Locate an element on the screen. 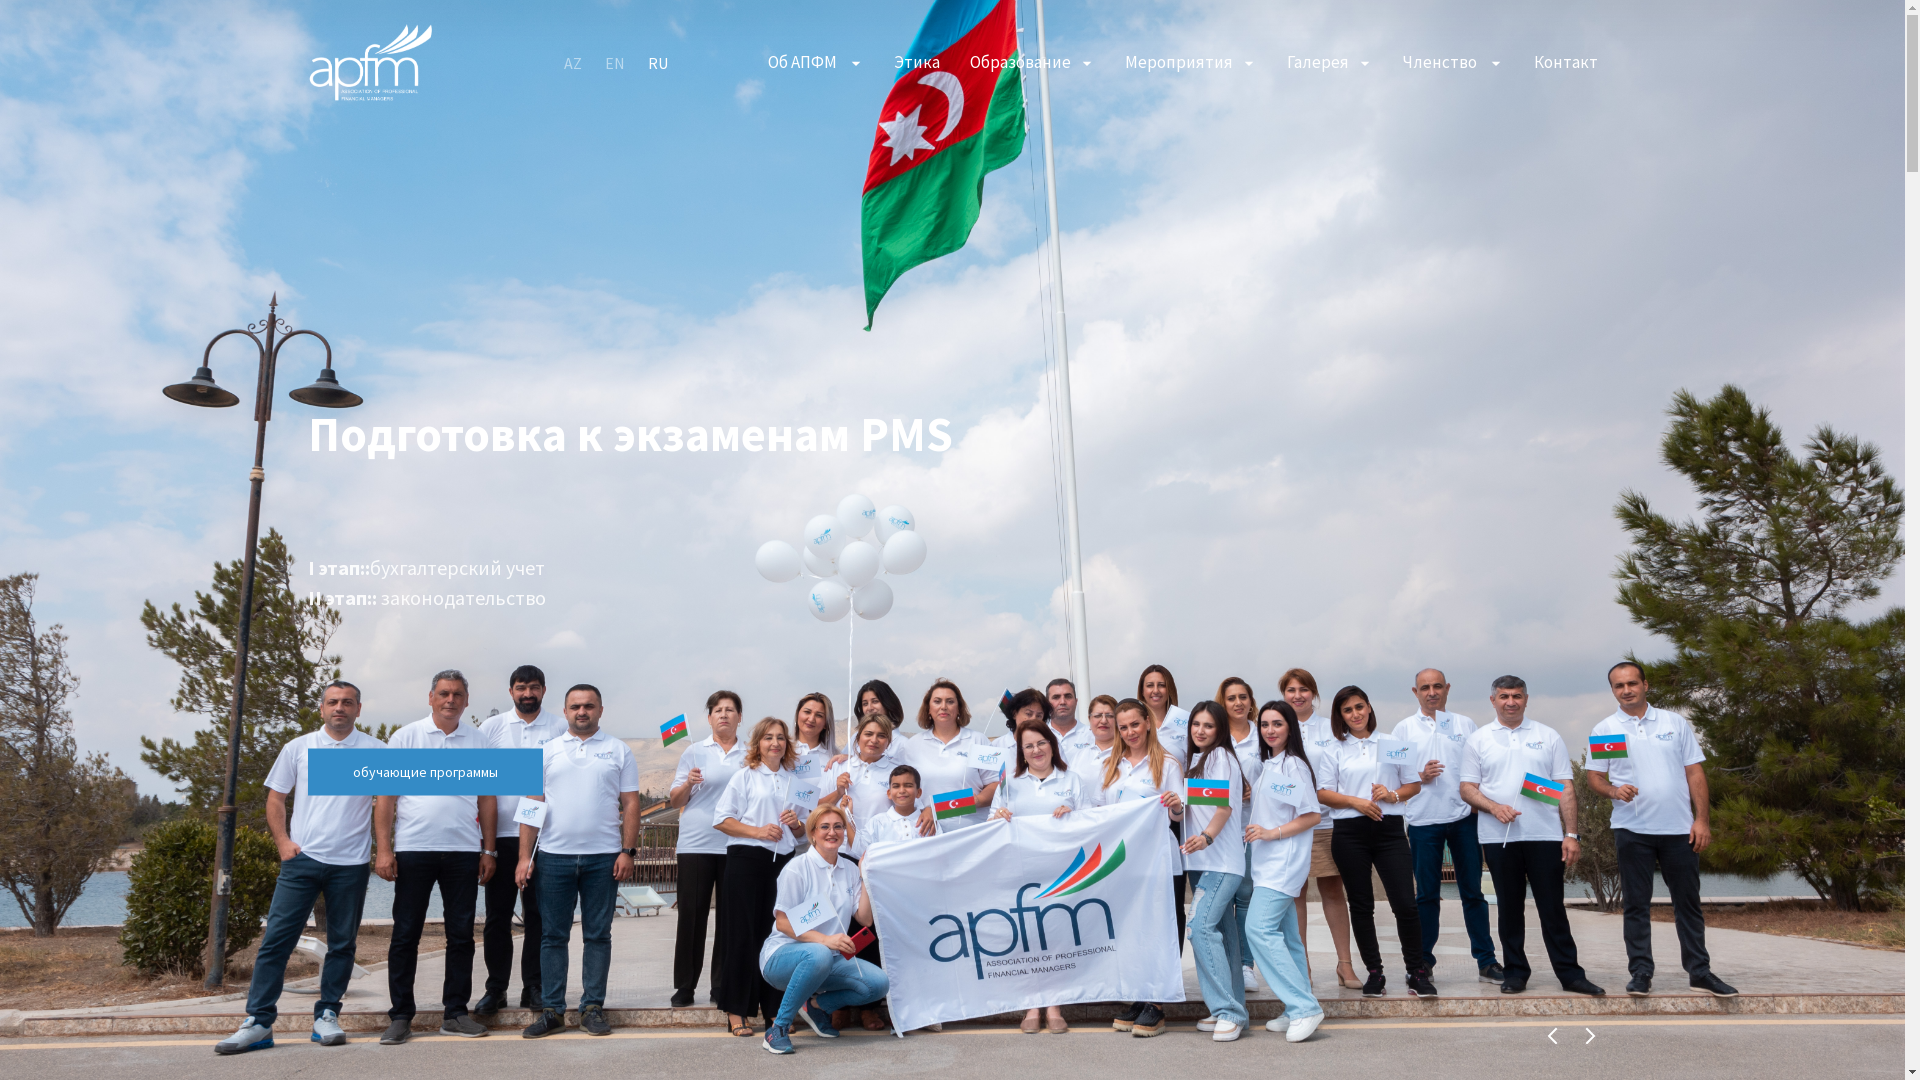 The width and height of the screenshot is (1920, 1080). 'RU' is located at coordinates (657, 61).